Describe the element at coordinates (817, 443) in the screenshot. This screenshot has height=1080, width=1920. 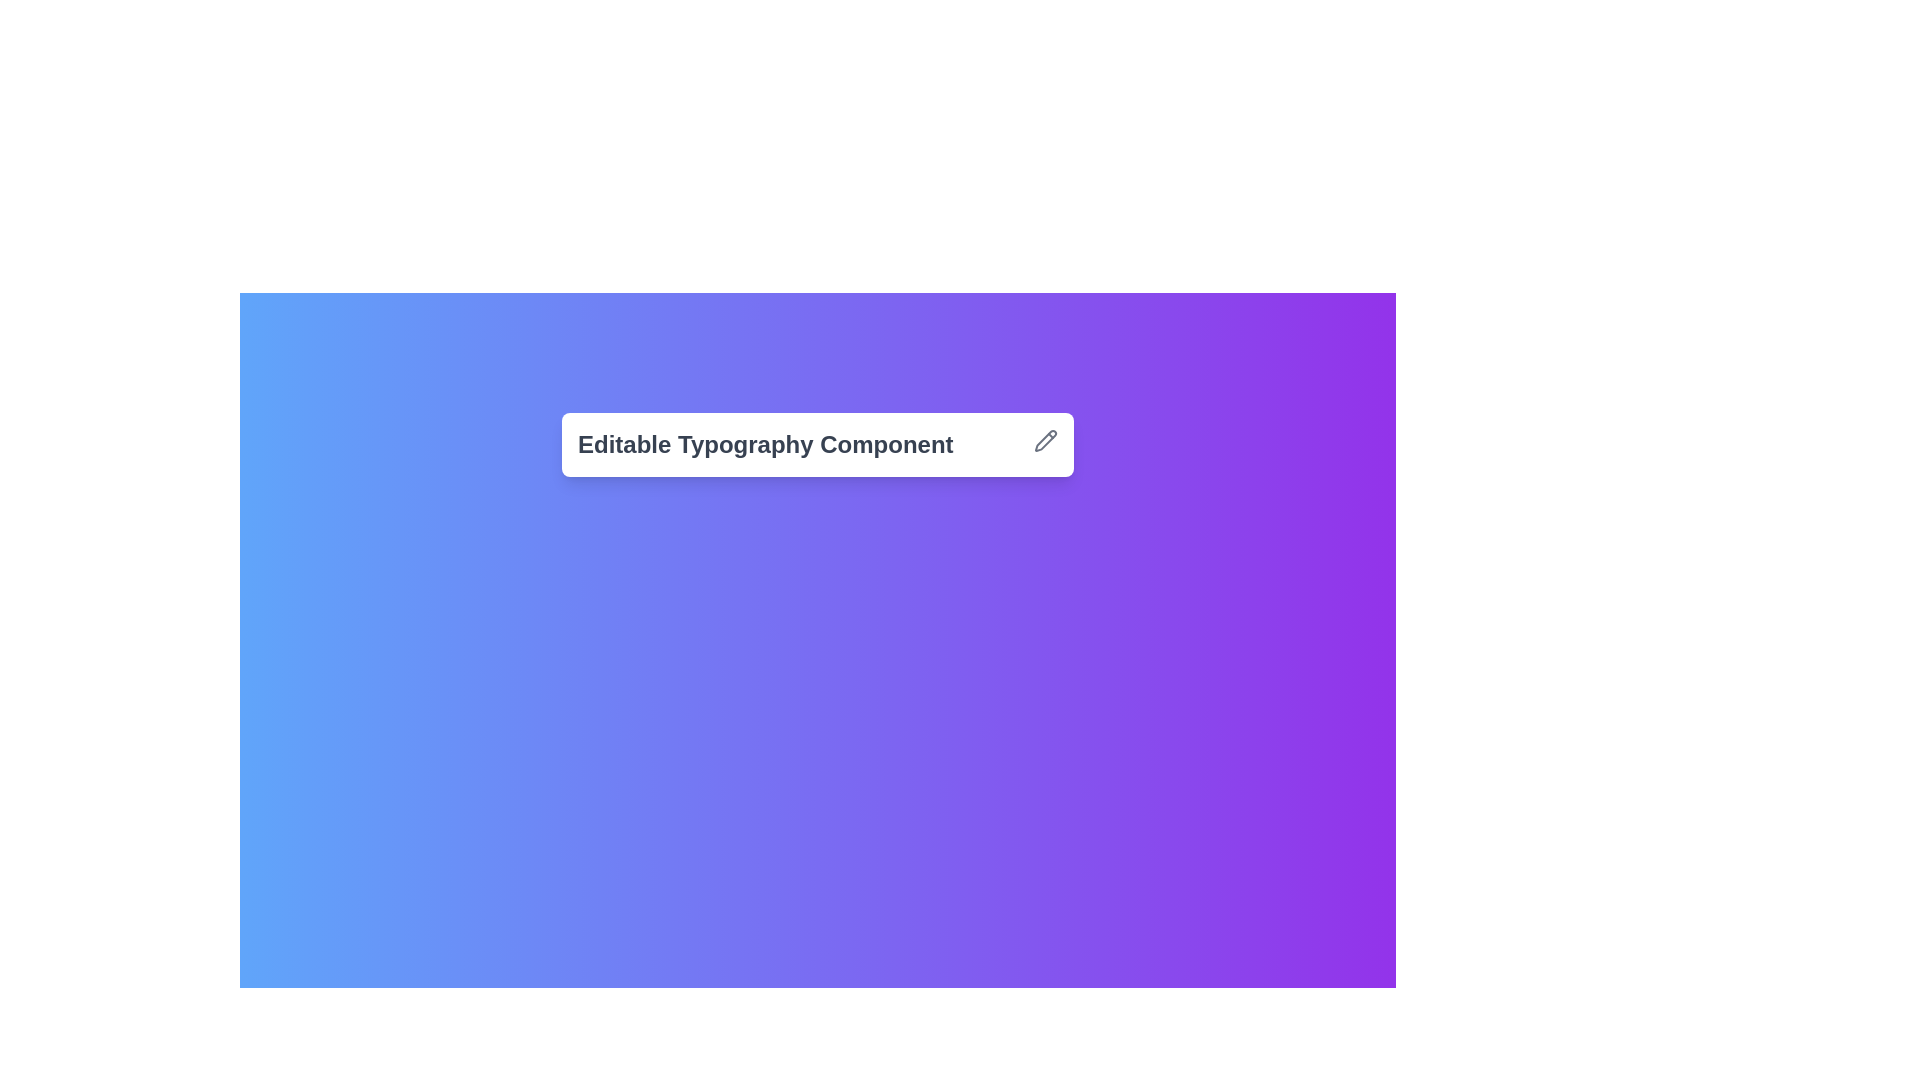
I see `the editable text area located centrally within a white rounded rectangle with a shadow effect, which also contains a pencil icon for editing functionality` at that location.